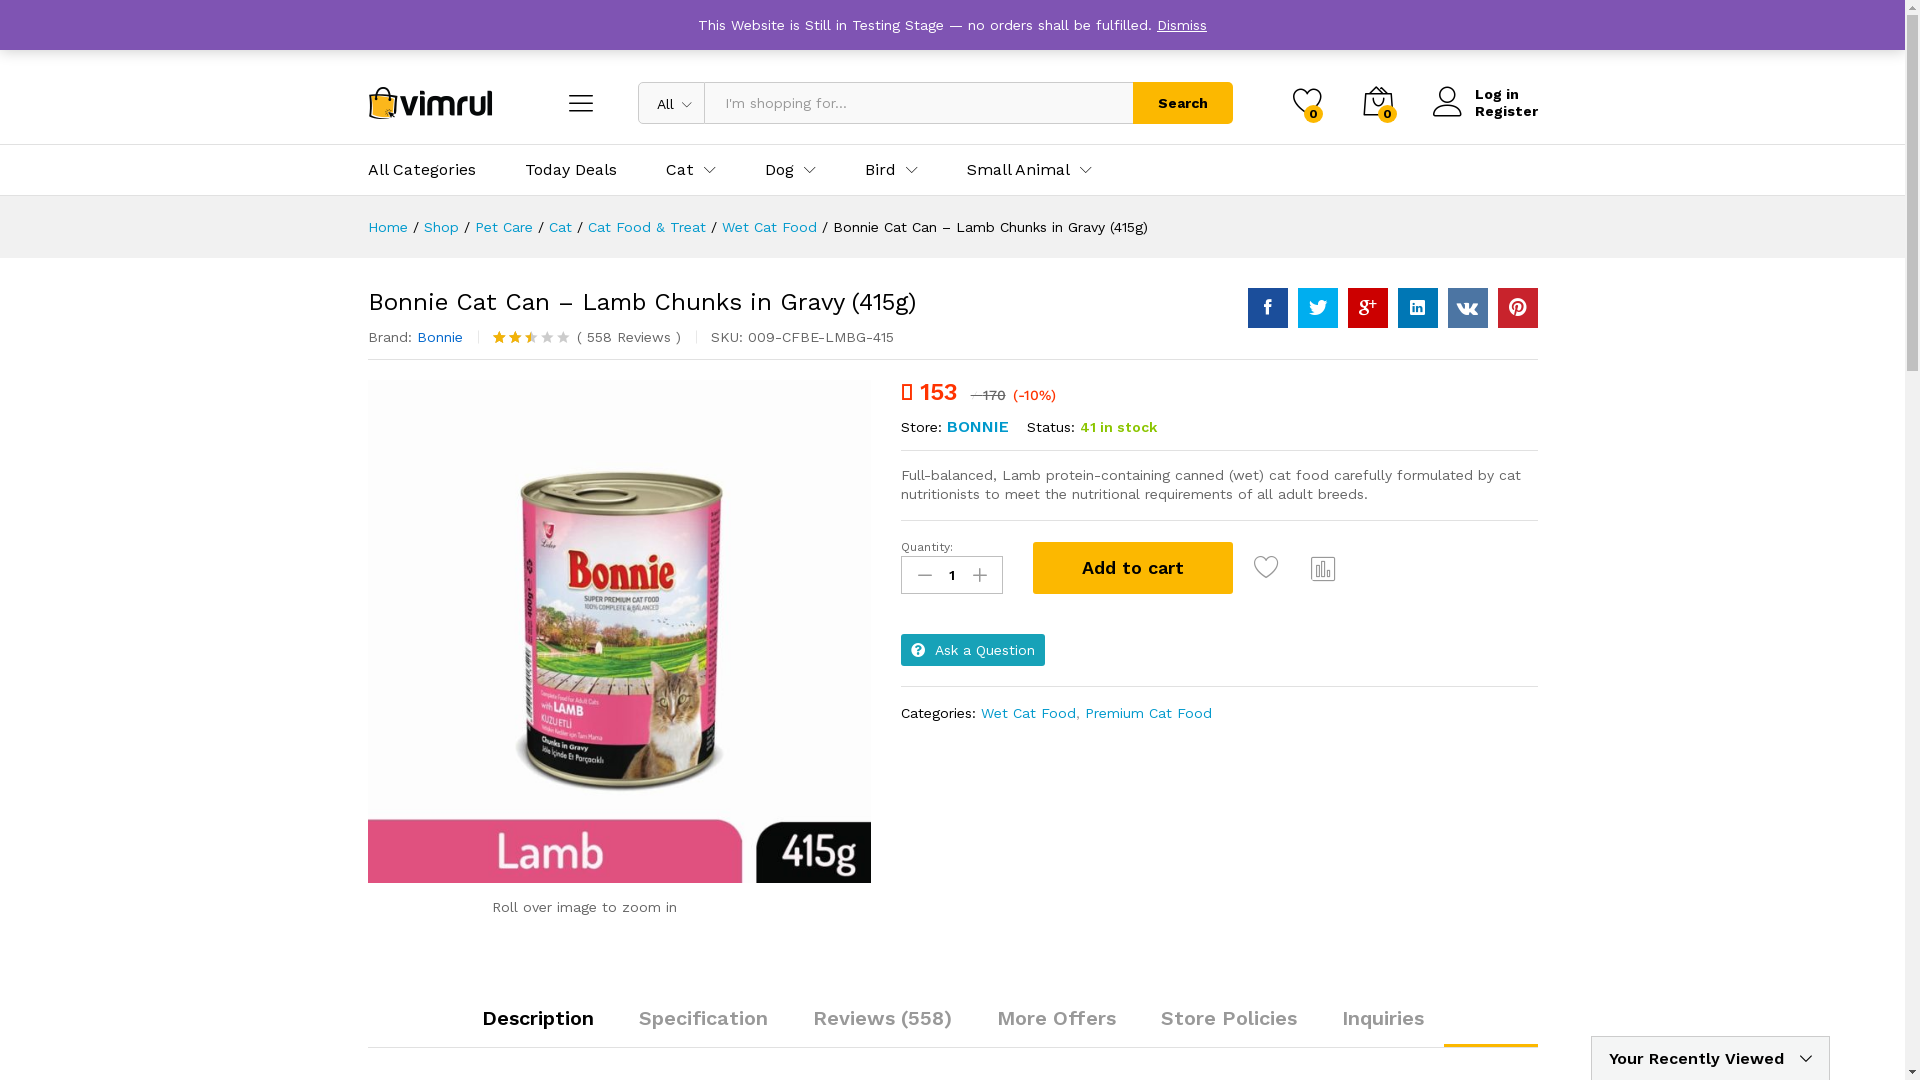  Describe the element at coordinates (1430, 111) in the screenshot. I see `'Register'` at that location.